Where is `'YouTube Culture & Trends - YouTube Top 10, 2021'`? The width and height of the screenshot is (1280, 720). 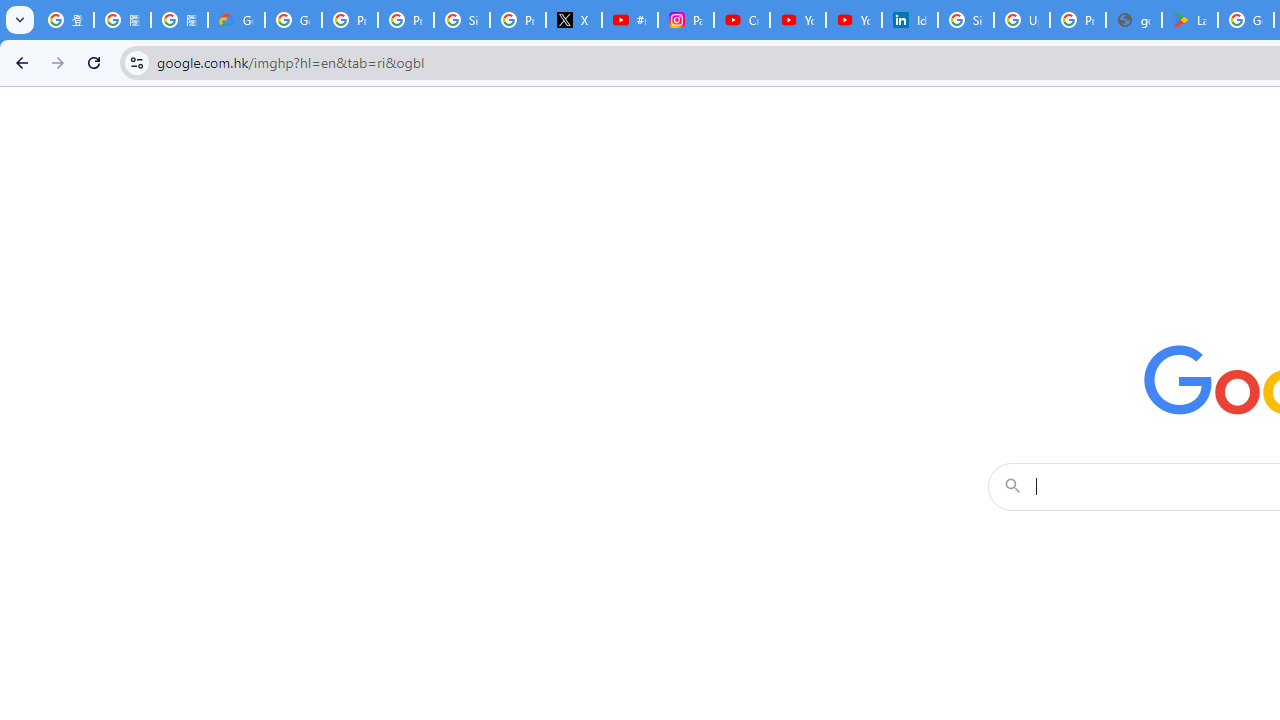
'YouTube Culture & Trends - YouTube Top 10, 2021' is located at coordinates (853, 20).